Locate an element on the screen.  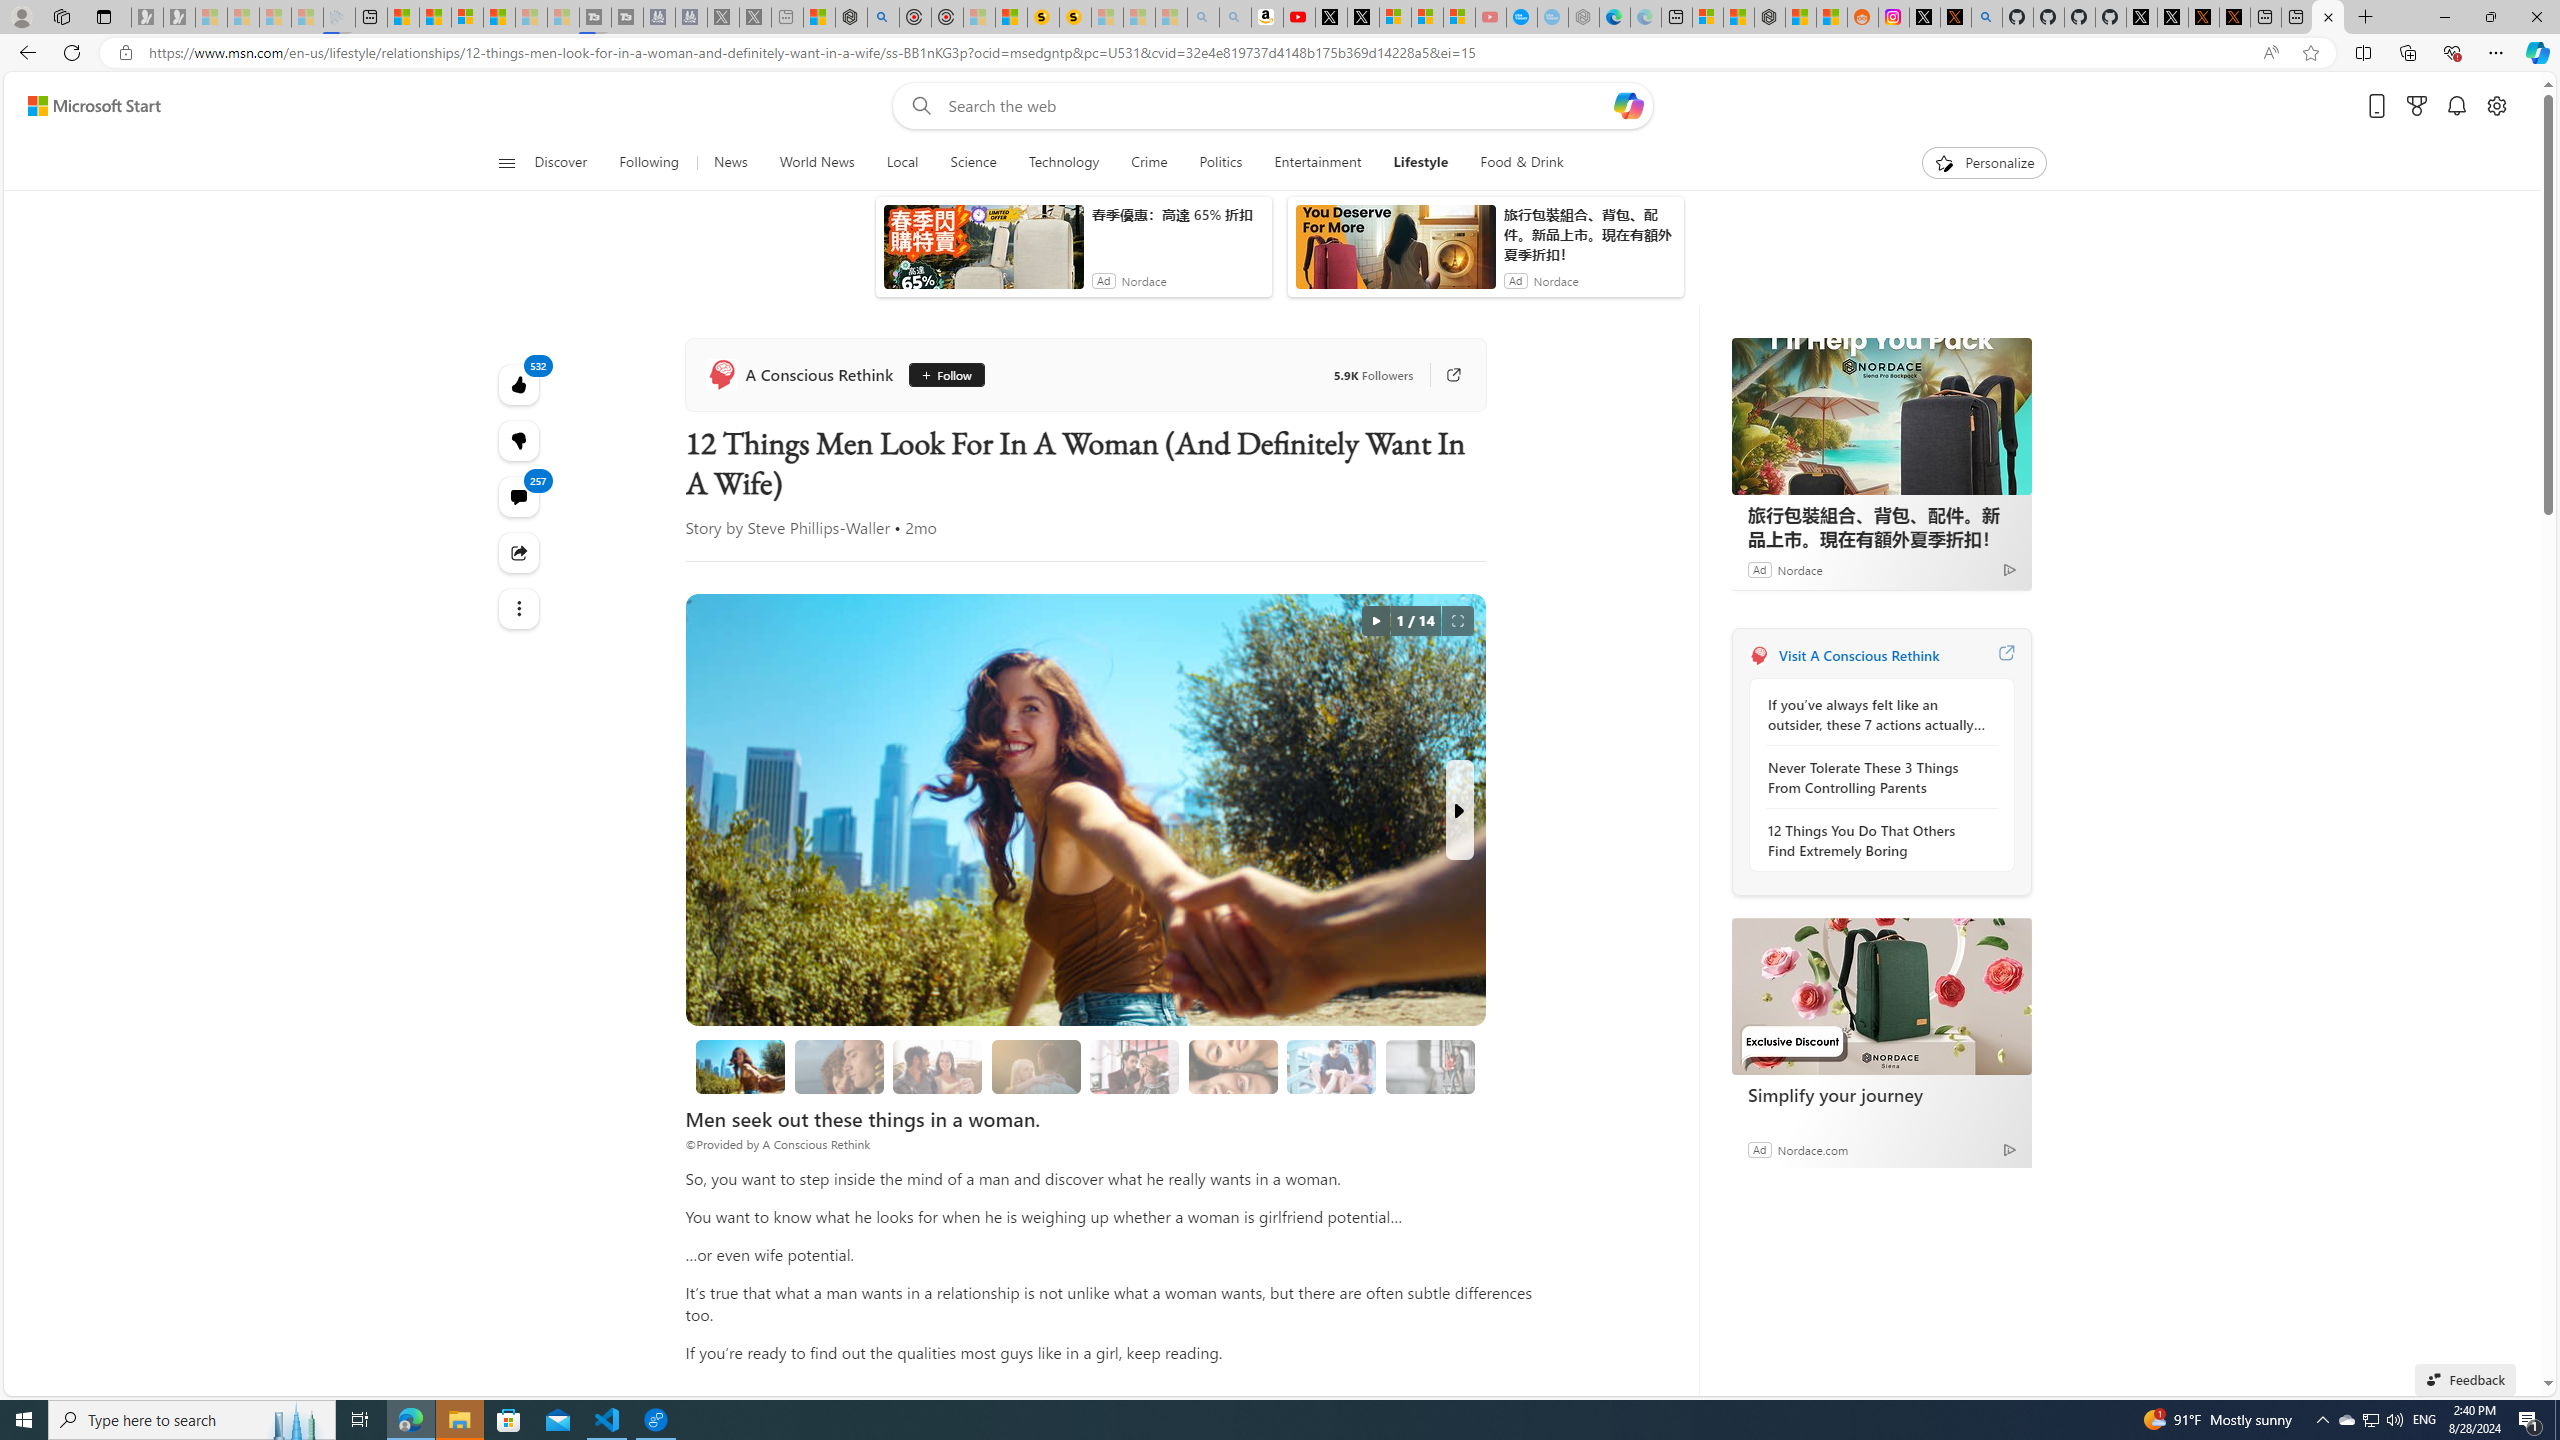
'Enter your search term' is located at coordinates (1276, 137).